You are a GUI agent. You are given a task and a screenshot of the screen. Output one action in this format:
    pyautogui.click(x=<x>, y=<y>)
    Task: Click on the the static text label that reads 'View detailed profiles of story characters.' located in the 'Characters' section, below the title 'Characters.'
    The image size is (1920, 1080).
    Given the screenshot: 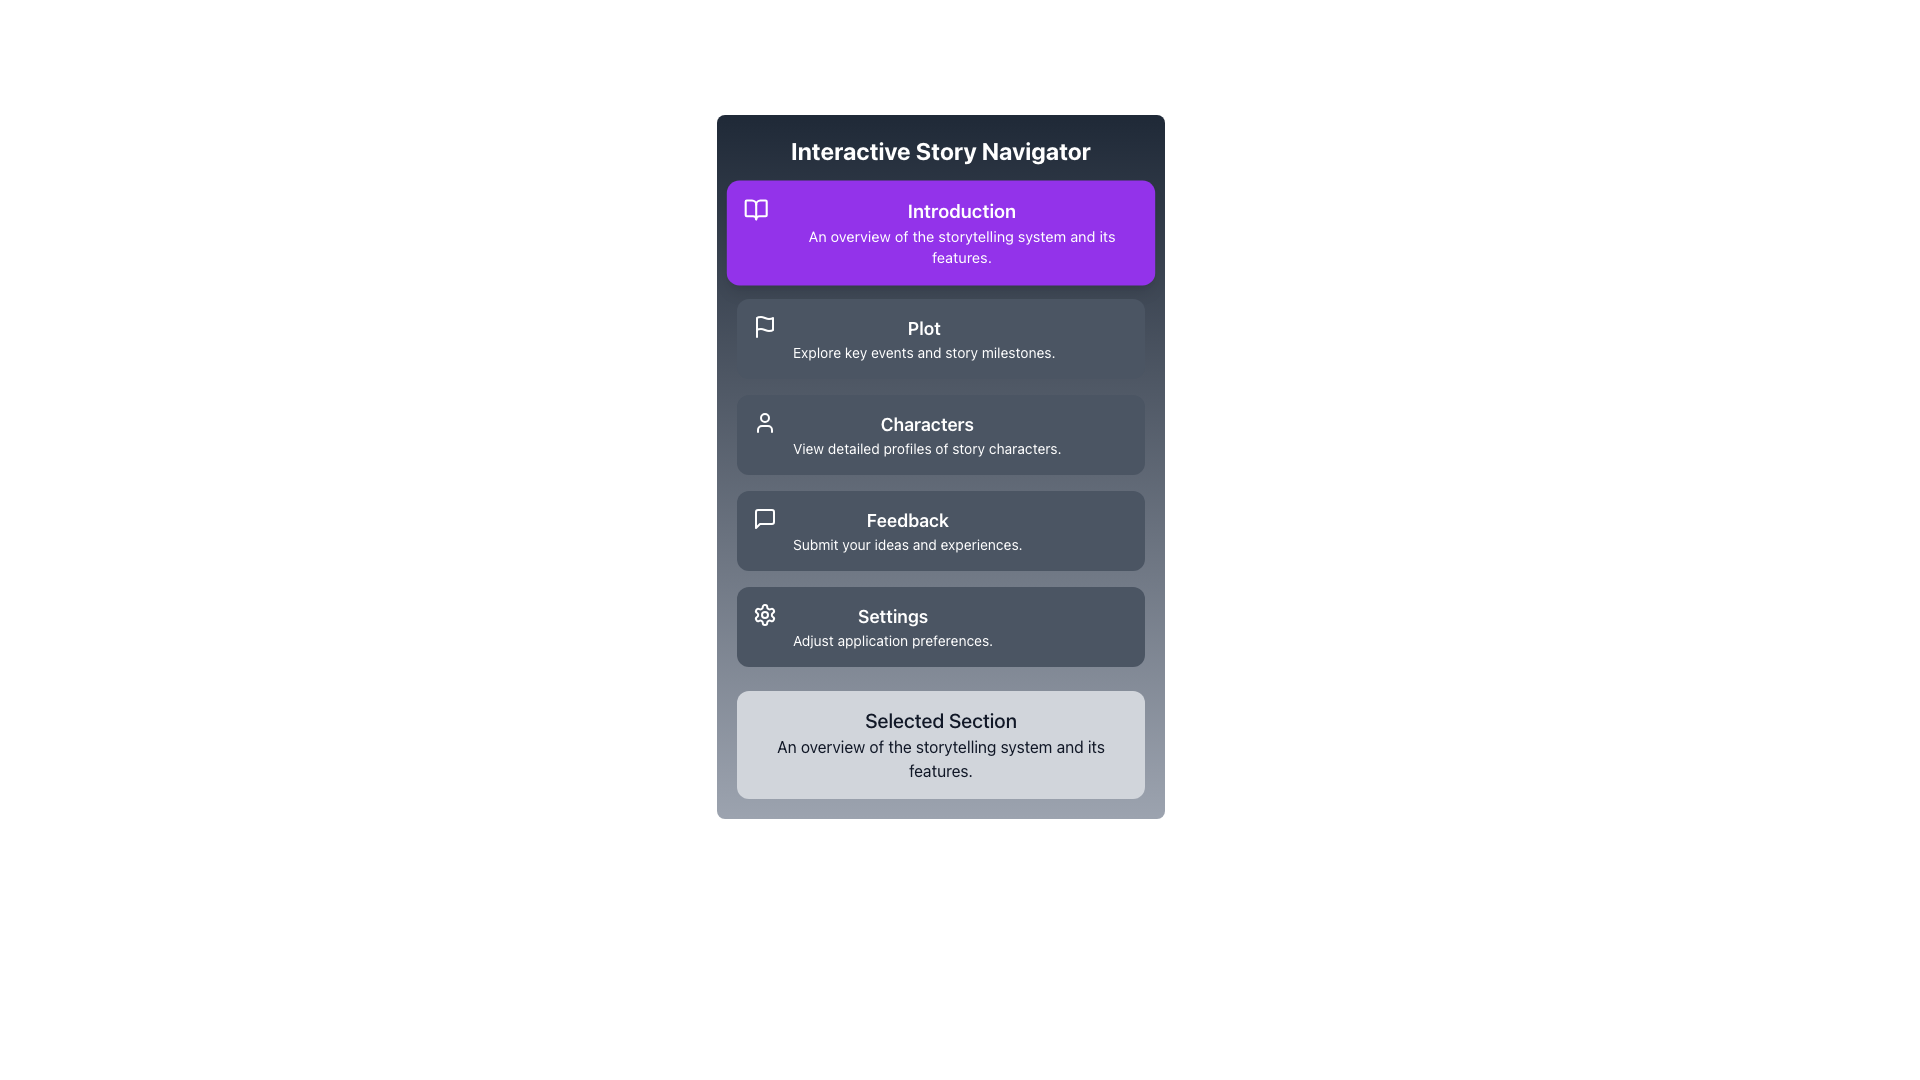 What is the action you would take?
    pyautogui.click(x=926, y=447)
    